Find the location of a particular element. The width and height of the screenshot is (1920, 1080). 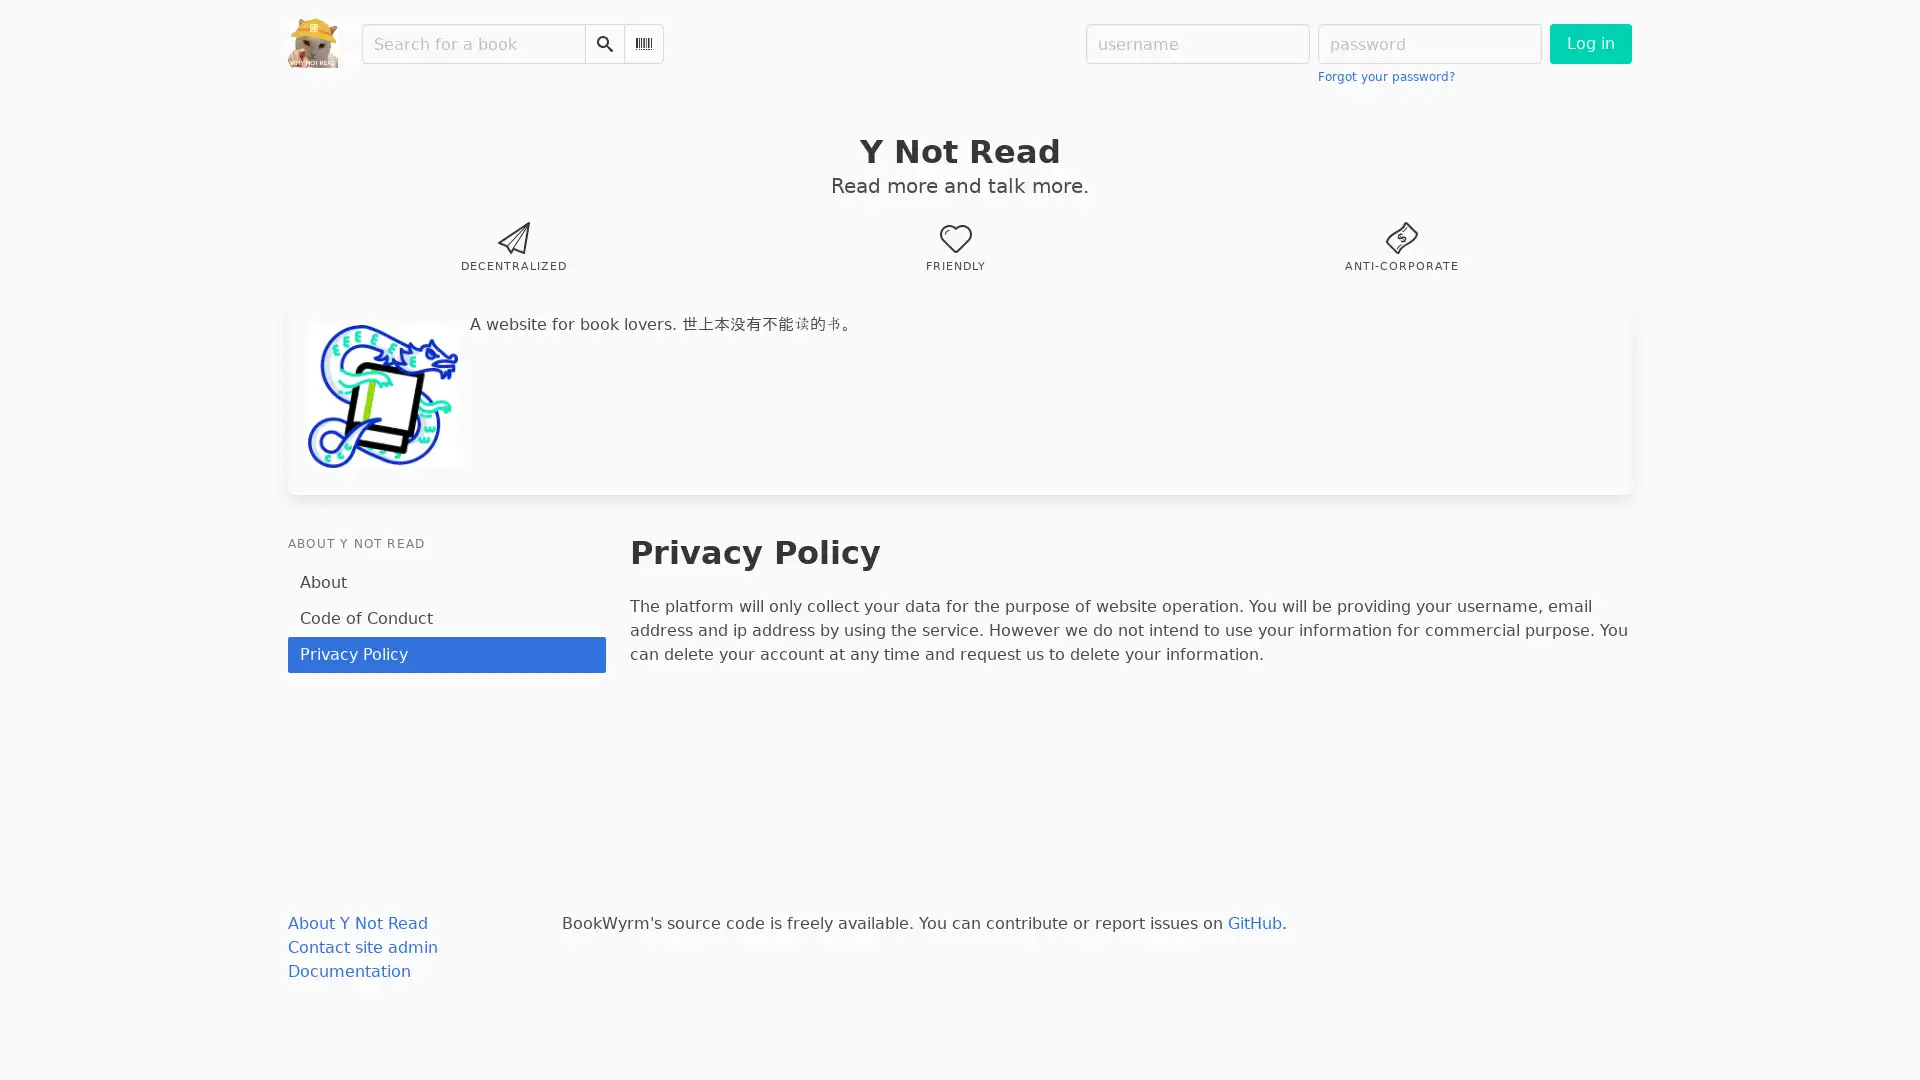

Search is located at coordinates (603, 43).